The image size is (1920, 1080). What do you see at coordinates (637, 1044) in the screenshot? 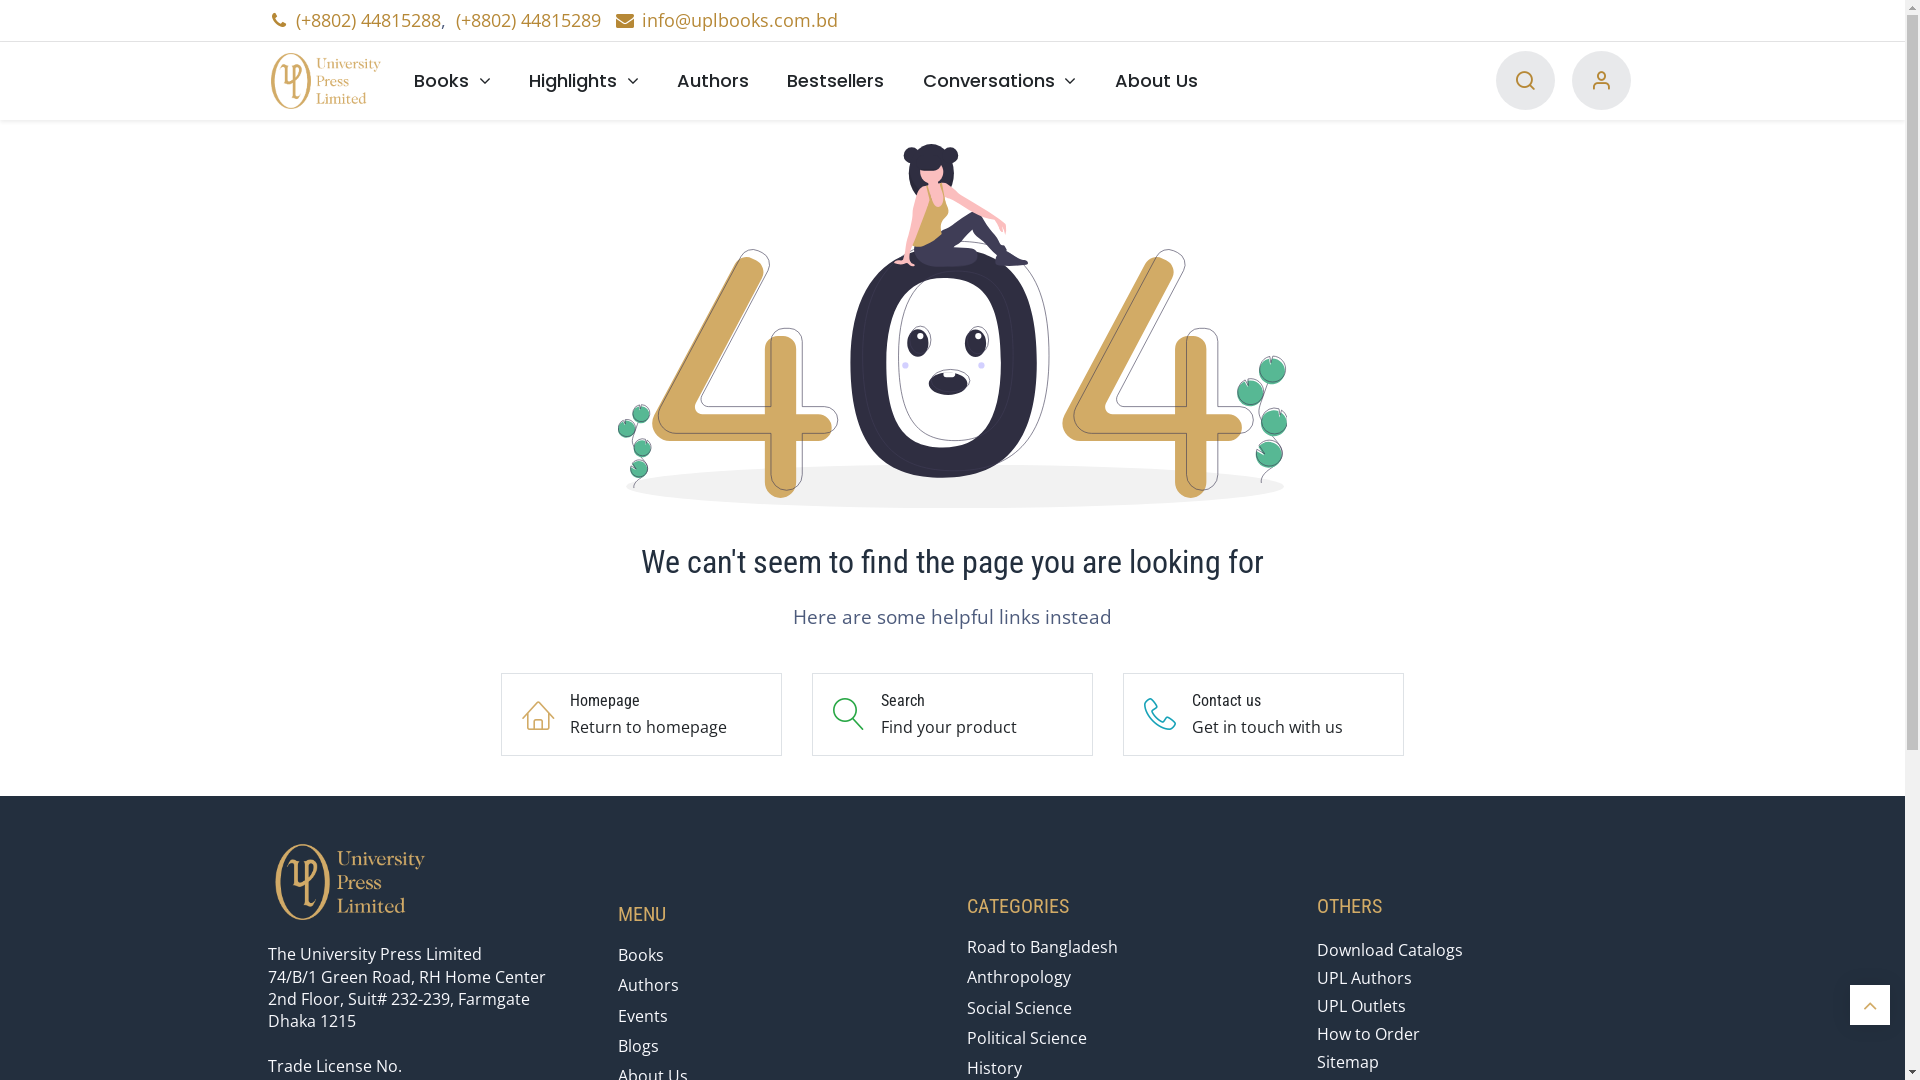
I see `'Blogs'` at bounding box center [637, 1044].